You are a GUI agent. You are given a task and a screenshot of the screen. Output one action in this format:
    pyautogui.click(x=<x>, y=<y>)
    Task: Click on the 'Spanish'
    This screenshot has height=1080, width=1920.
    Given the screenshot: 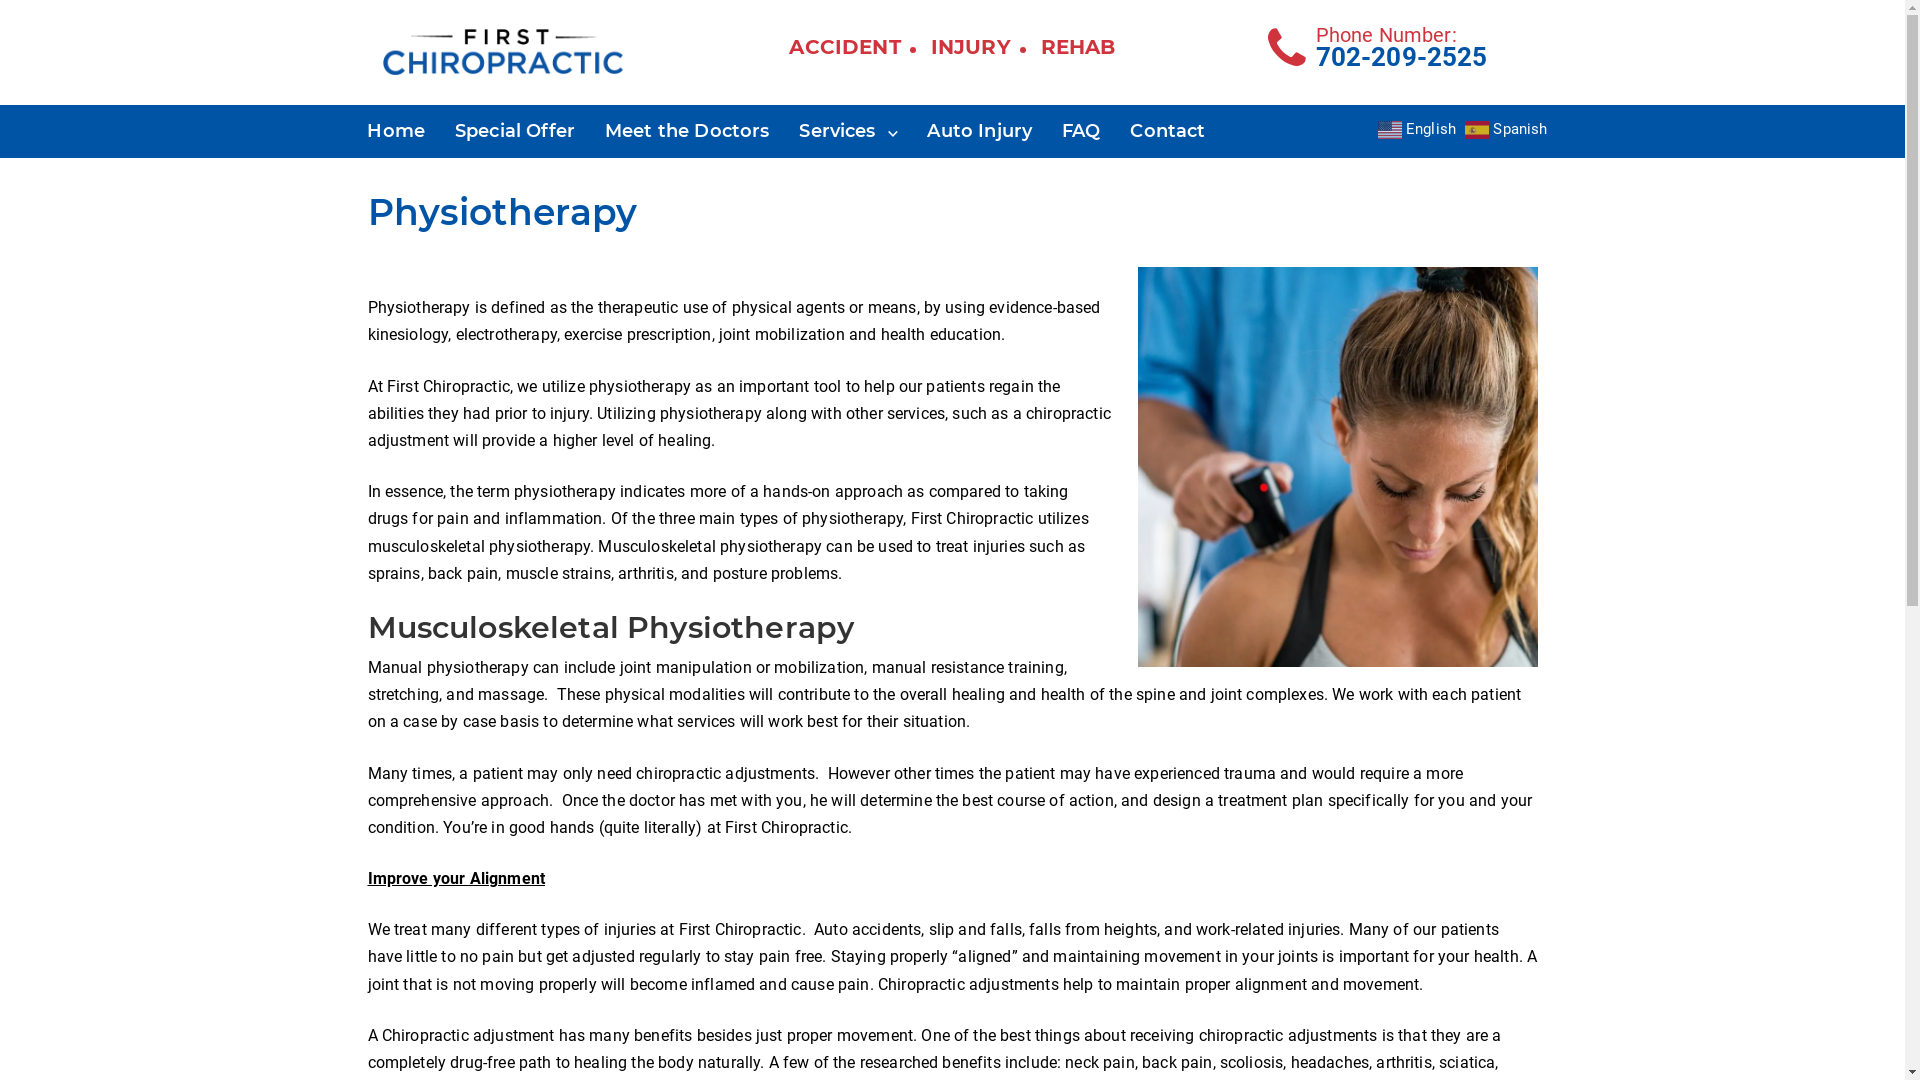 What is the action you would take?
    pyautogui.click(x=1508, y=128)
    